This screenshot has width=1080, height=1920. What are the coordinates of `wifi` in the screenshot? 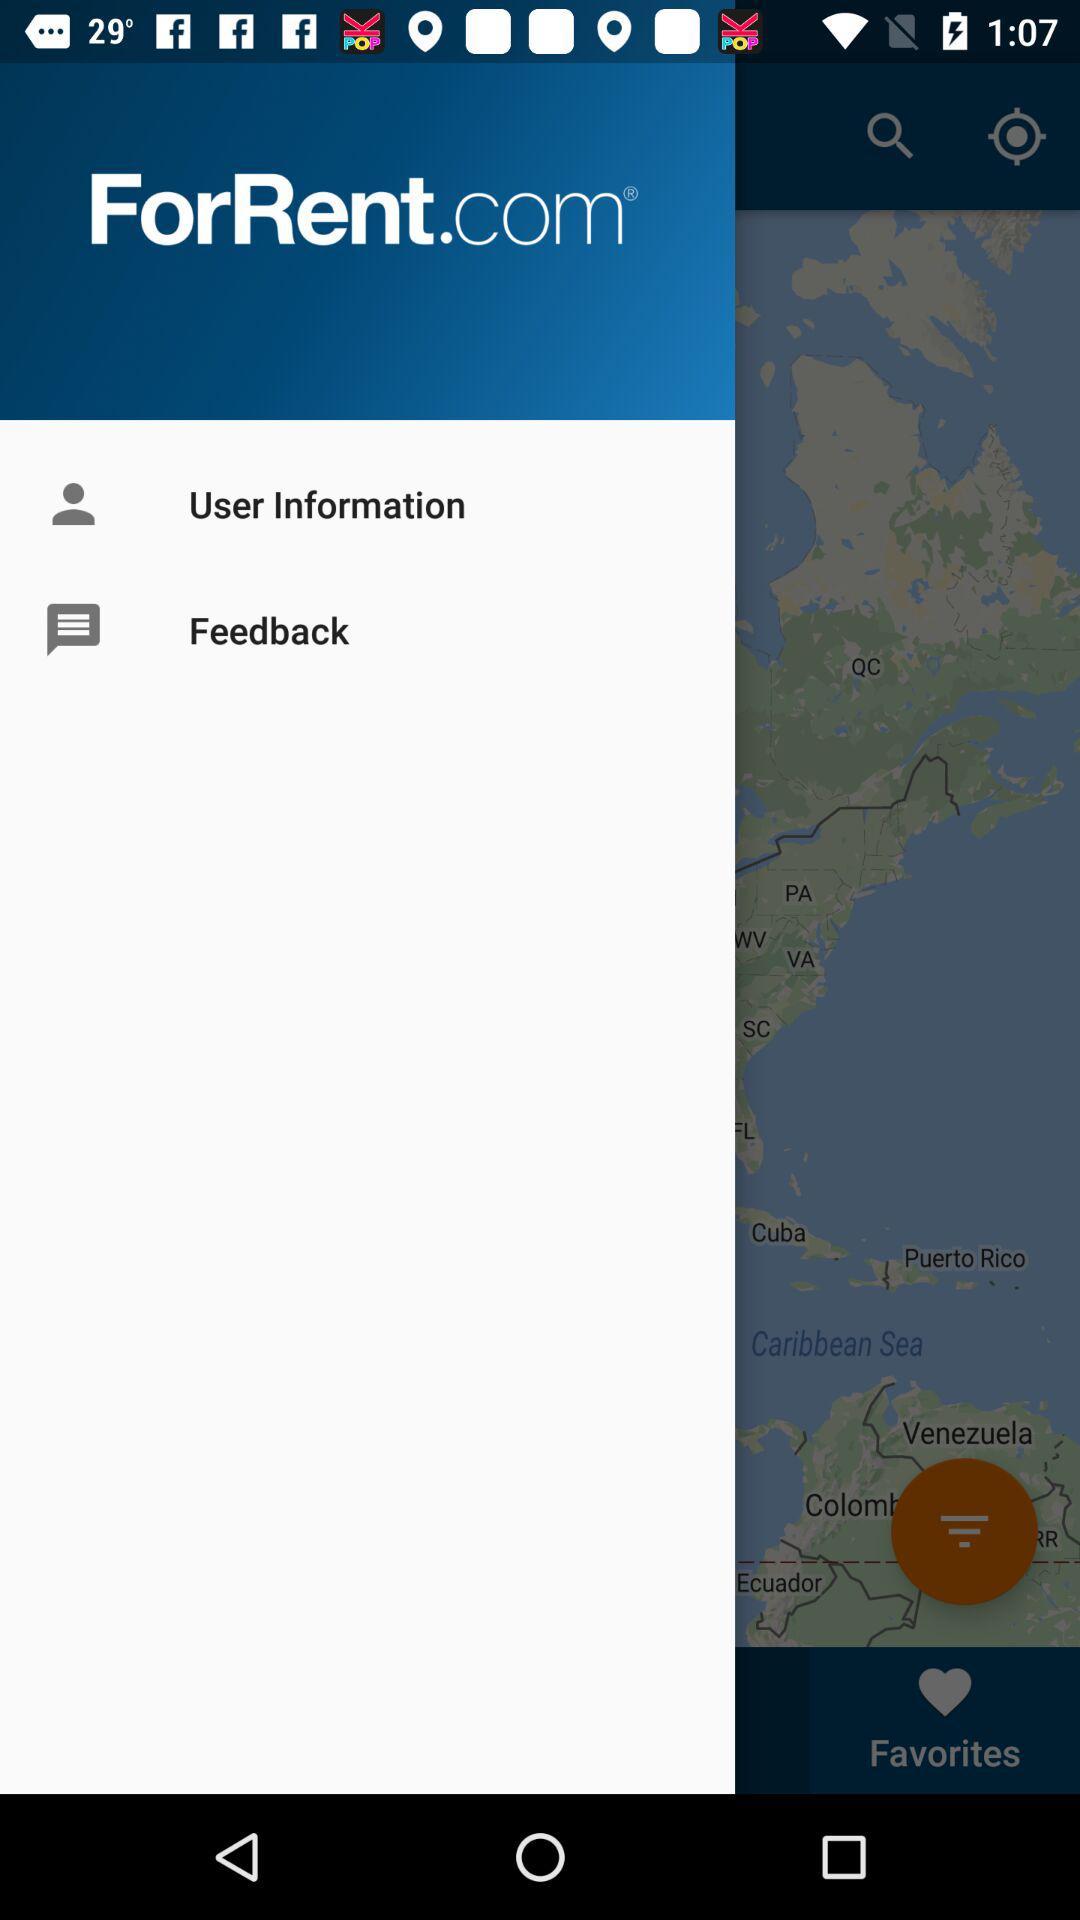 It's located at (963, 1530).